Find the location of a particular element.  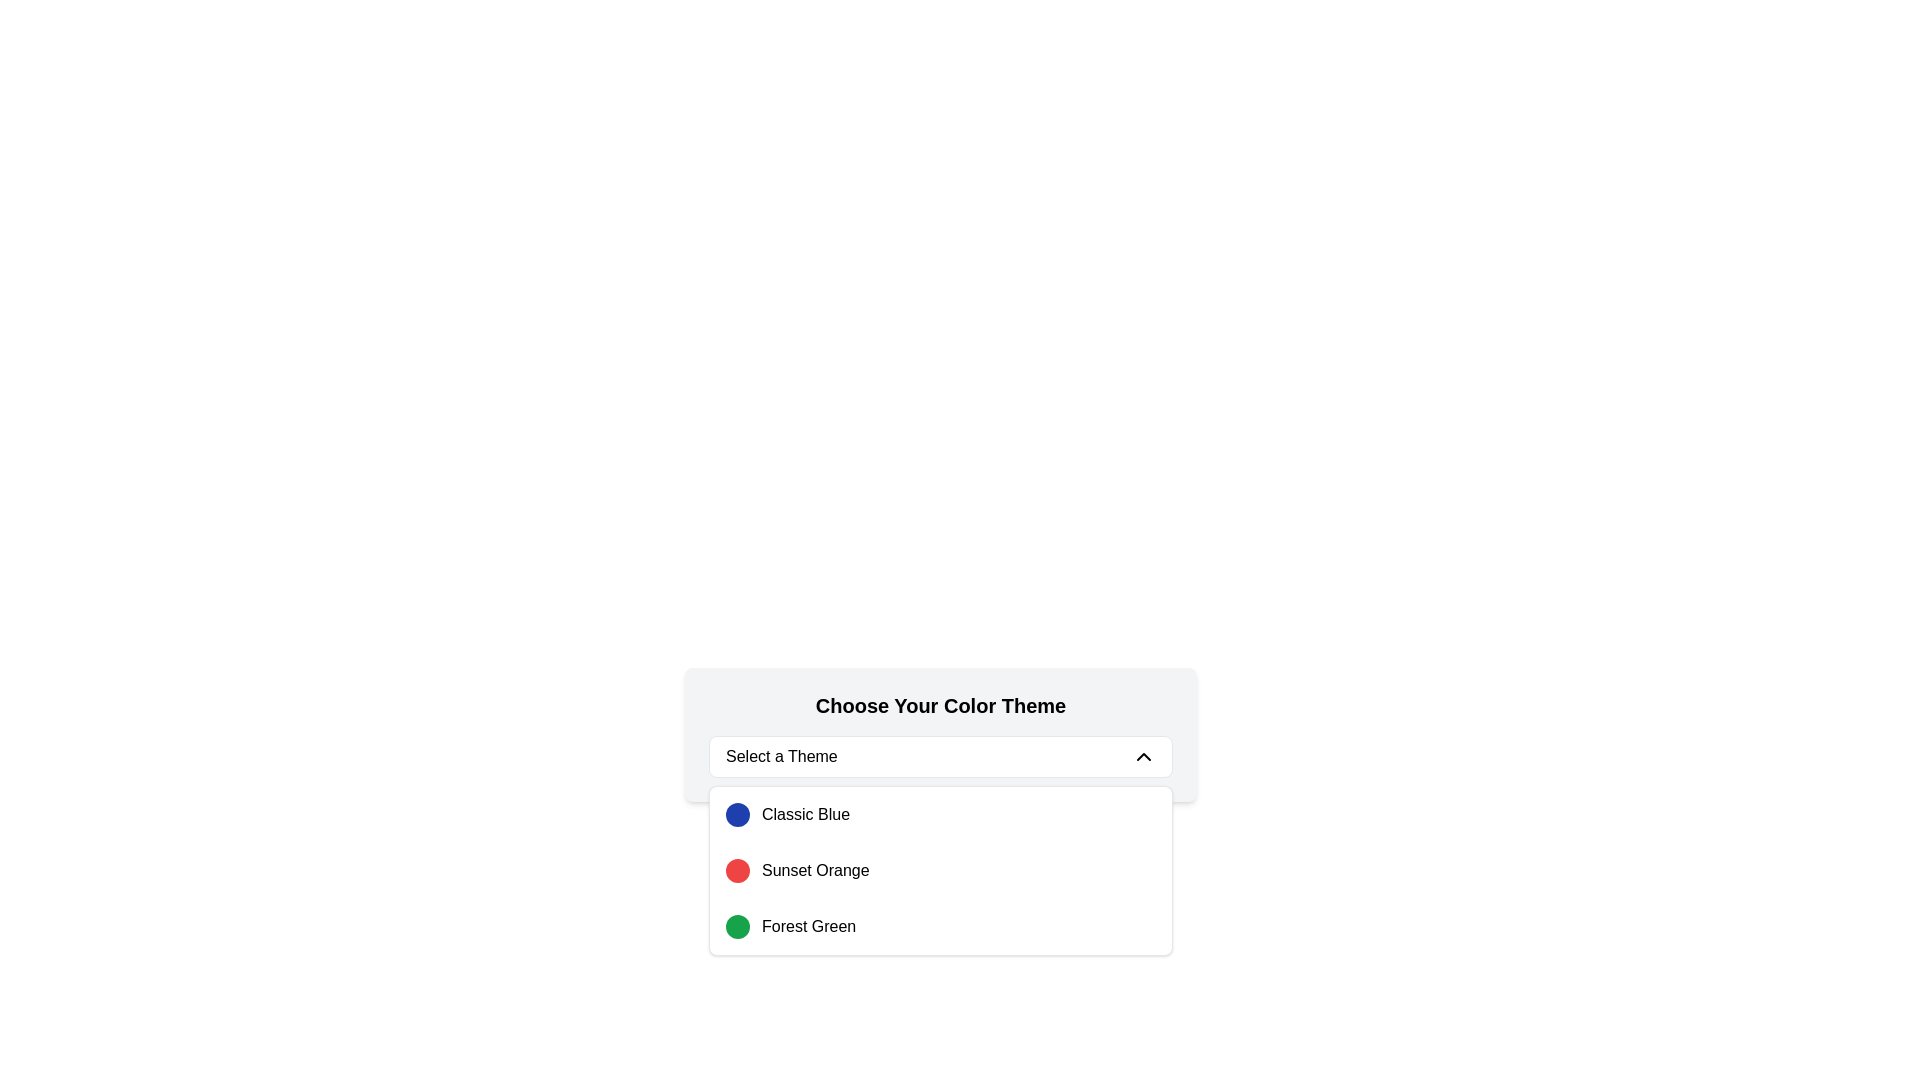

the selectable list item 'Forest Green' in the dropdown titled 'Choose Your Color Theme' is located at coordinates (790, 926).